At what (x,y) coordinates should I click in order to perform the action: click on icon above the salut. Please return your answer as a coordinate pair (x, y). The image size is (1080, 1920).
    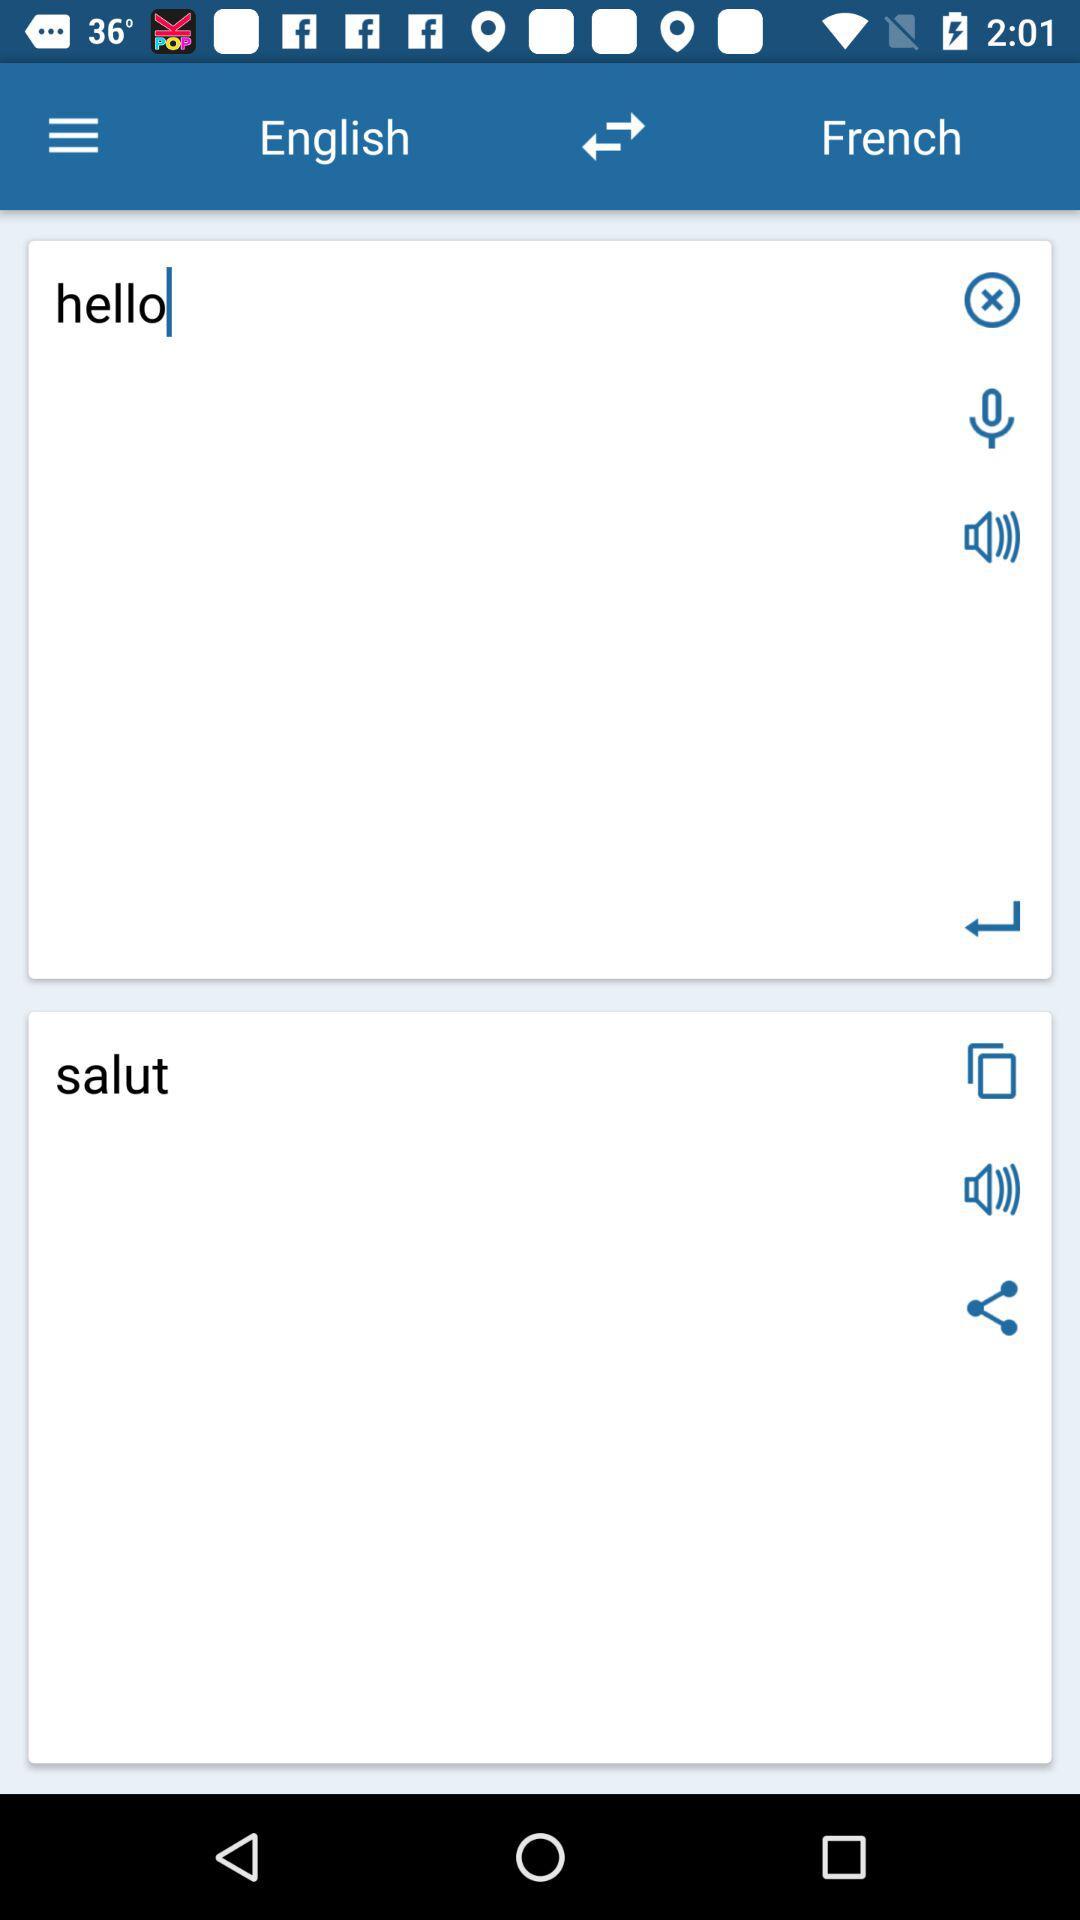
    Looking at the image, I should click on (992, 918).